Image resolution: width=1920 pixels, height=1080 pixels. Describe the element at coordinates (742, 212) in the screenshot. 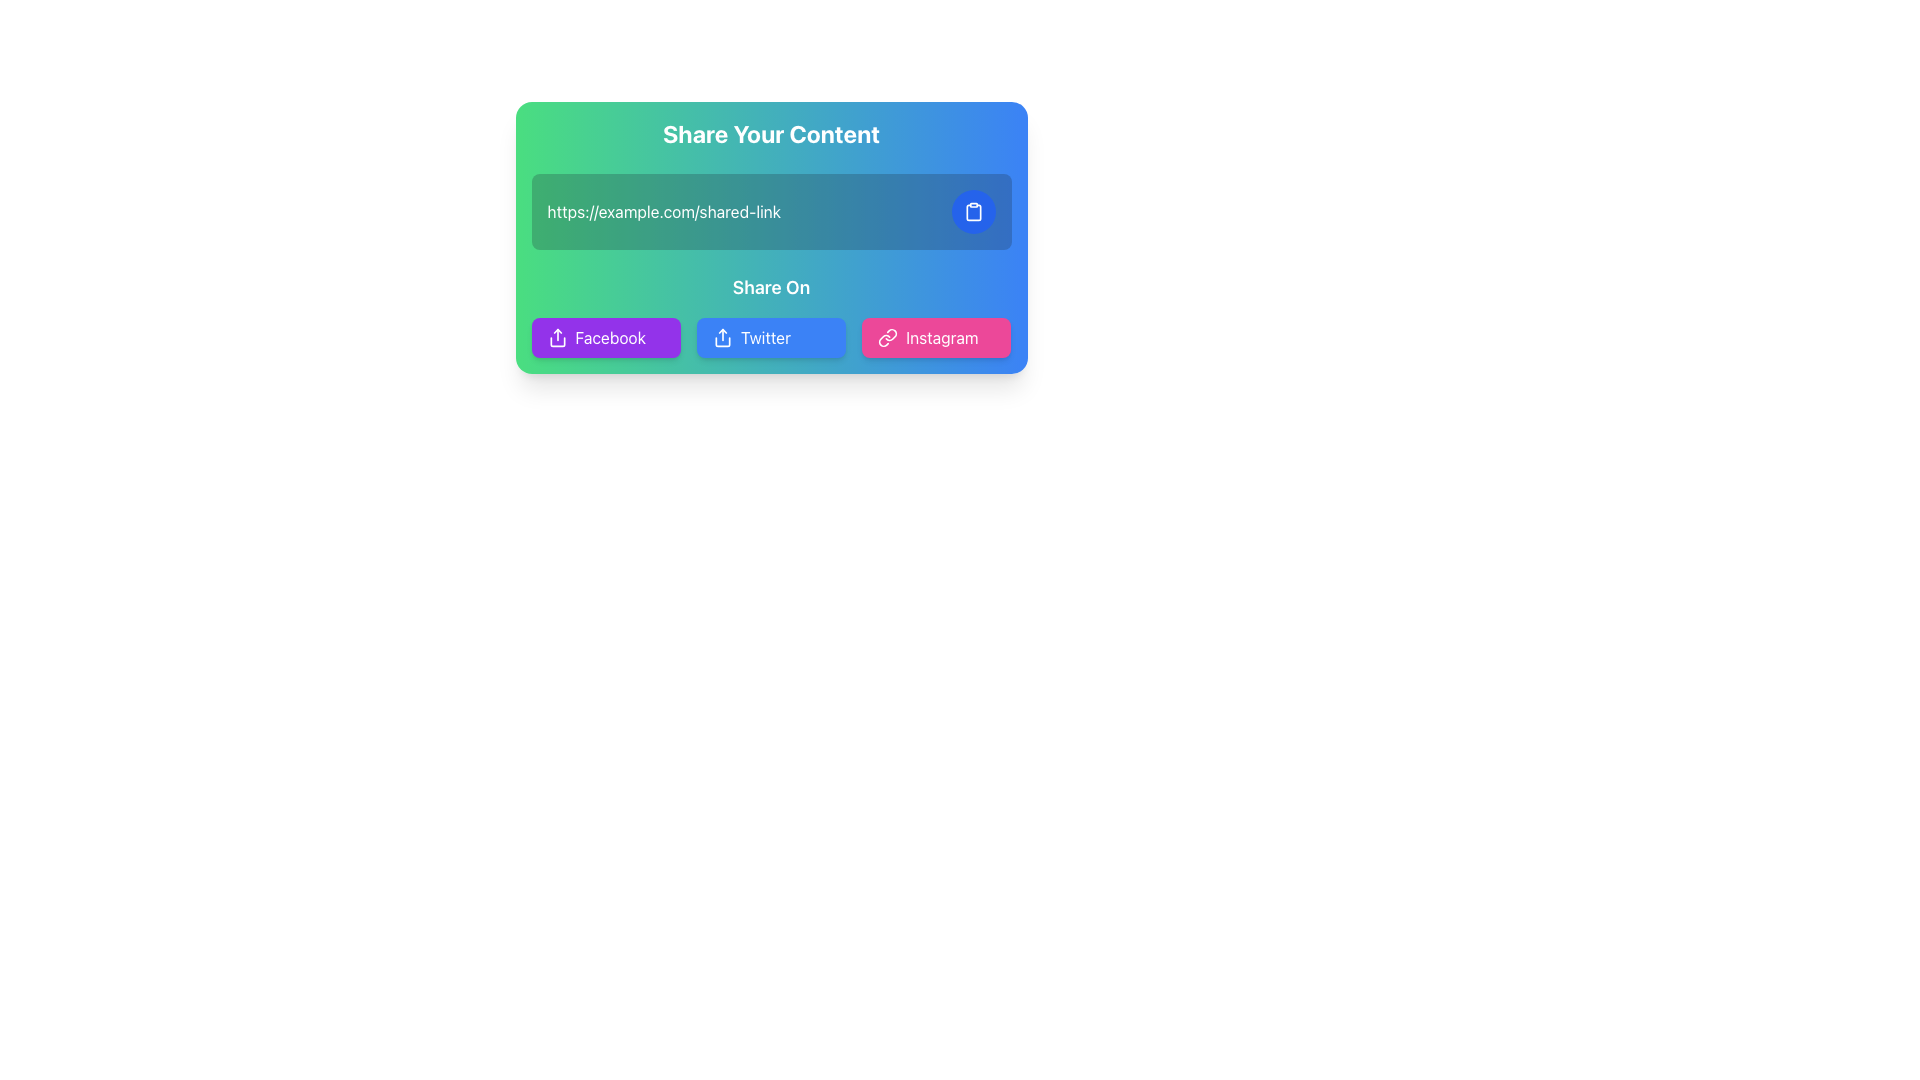

I see `the leftmost text input field with a transparent background and white text` at that location.